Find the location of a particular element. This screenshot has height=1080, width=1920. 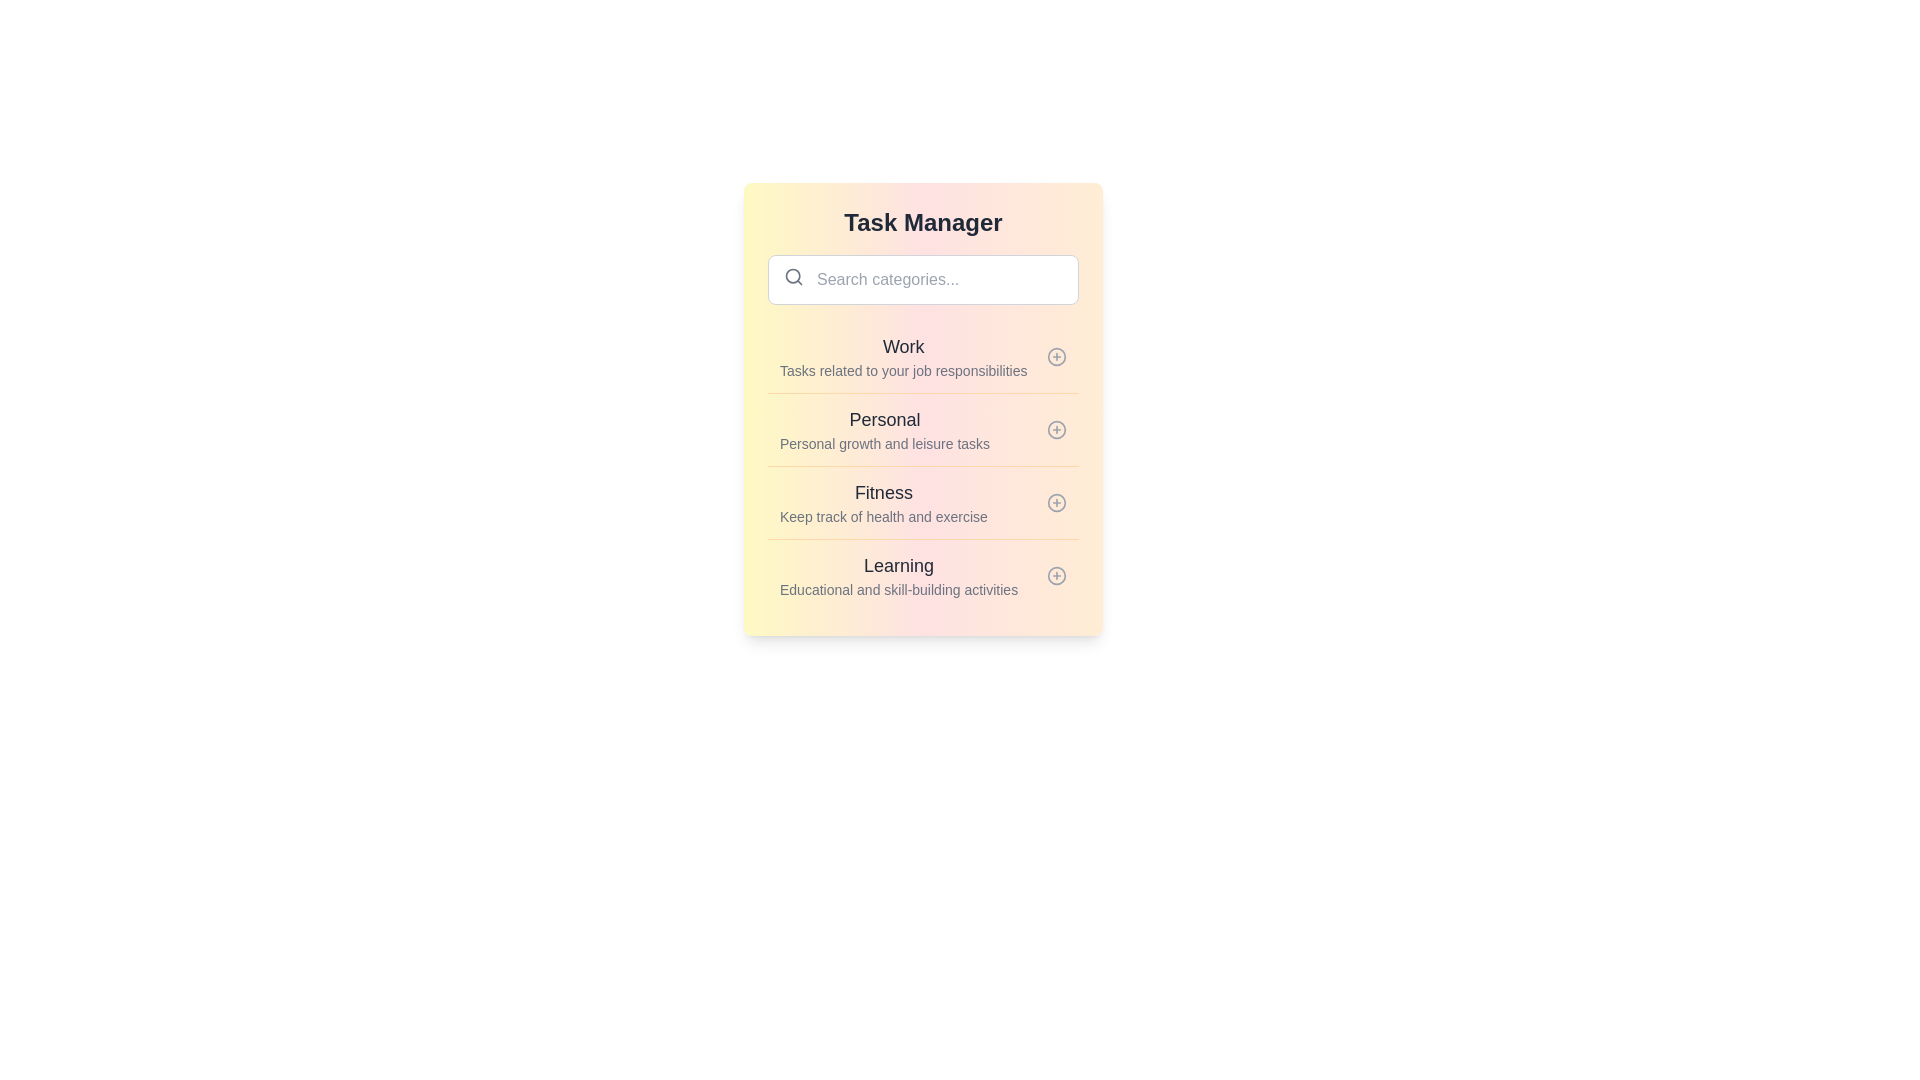

the icon button located in the rightmost area of the list item labeled 'Work' is located at coordinates (1055, 356).